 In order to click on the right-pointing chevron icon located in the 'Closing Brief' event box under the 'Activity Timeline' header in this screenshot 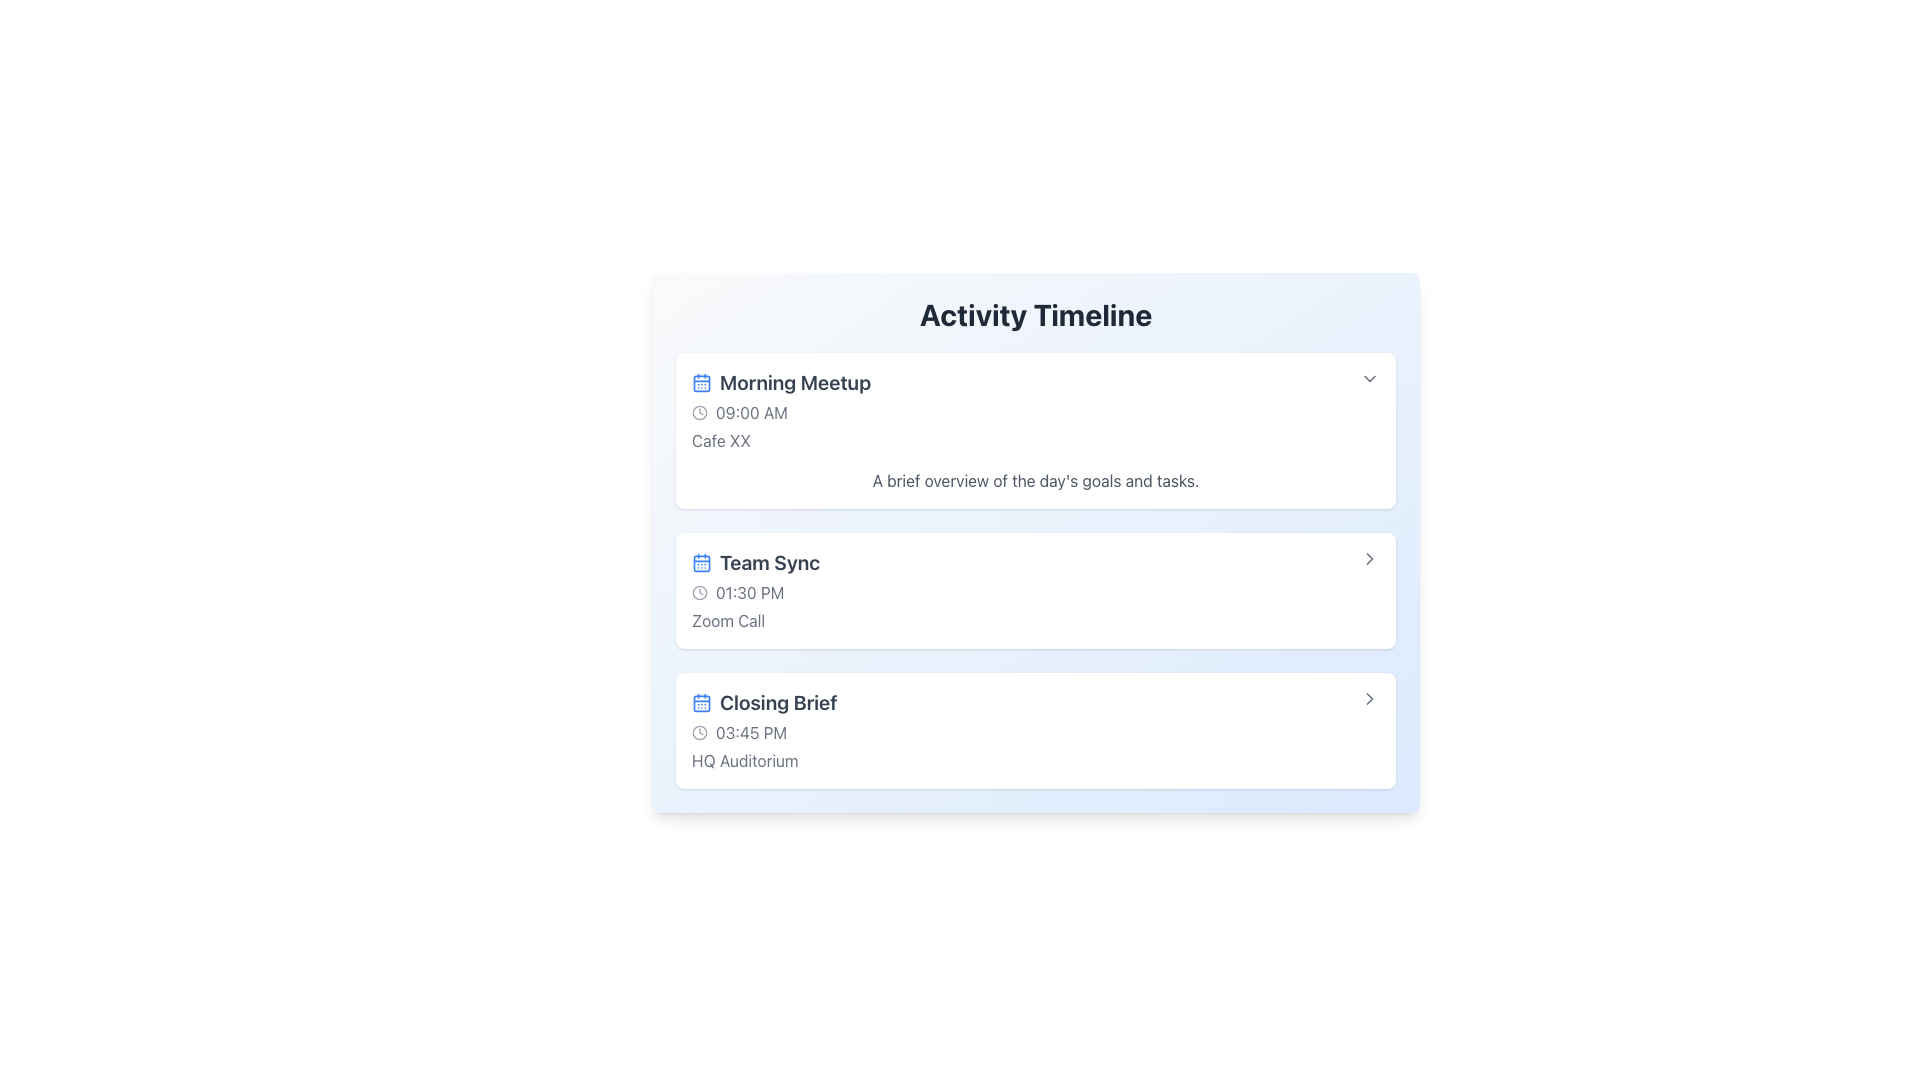, I will do `click(1368, 697)`.